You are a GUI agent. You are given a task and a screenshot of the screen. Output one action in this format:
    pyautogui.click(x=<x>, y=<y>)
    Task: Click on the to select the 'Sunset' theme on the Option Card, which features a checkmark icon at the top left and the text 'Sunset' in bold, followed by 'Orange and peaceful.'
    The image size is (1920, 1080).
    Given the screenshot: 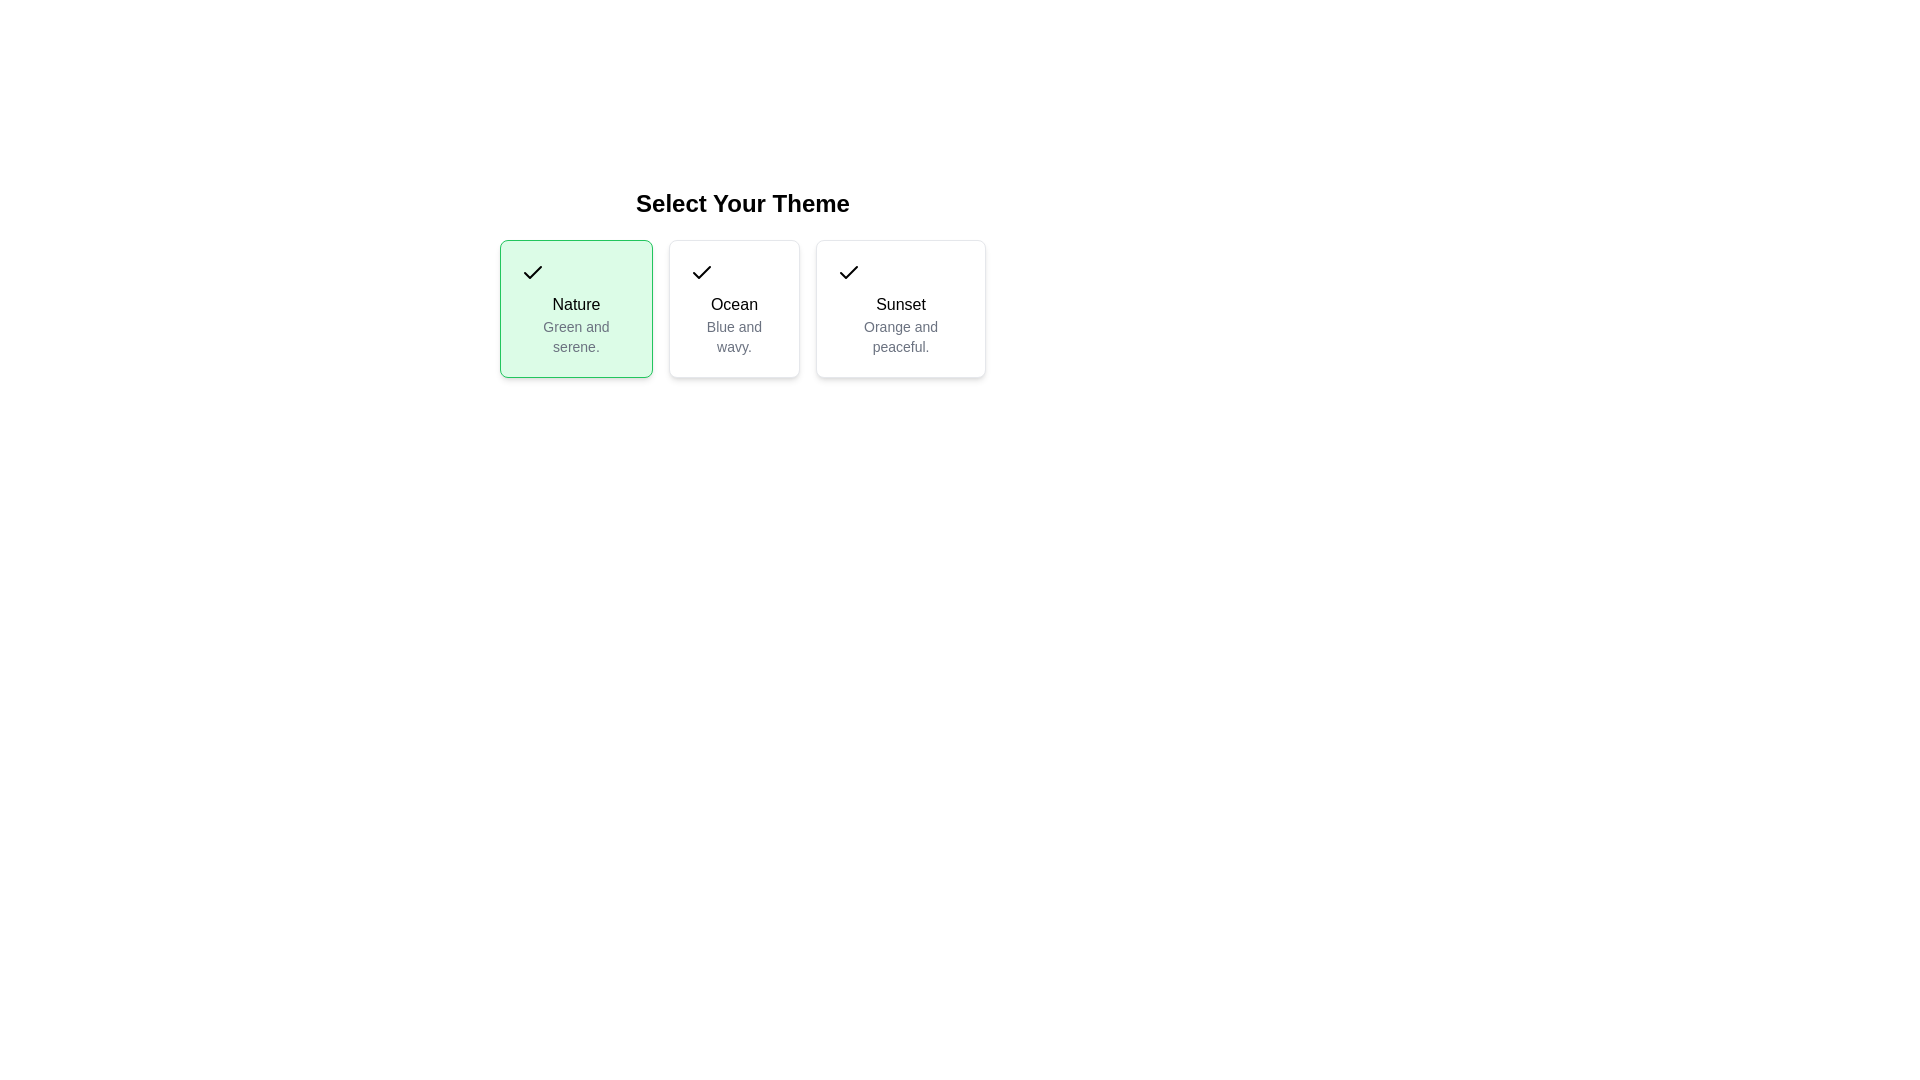 What is the action you would take?
    pyautogui.click(x=900, y=308)
    